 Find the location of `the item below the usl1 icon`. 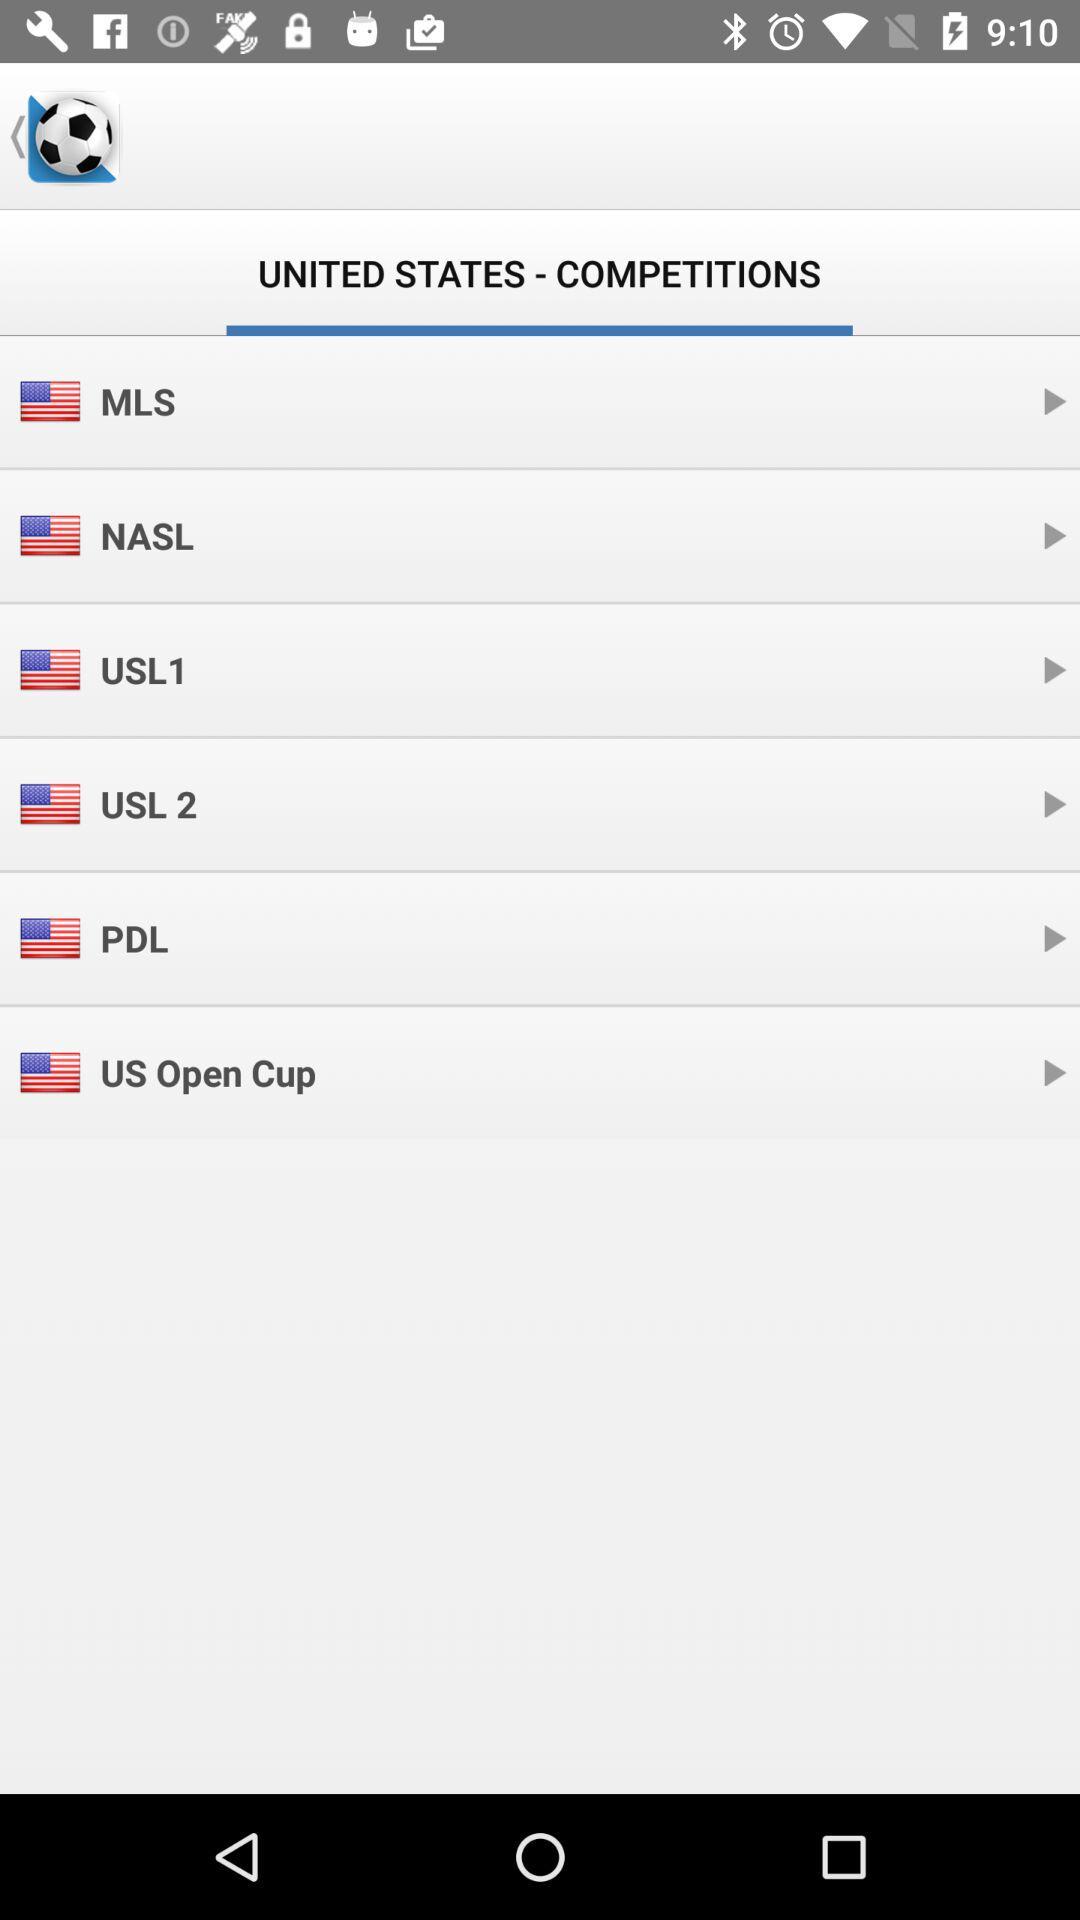

the item below the usl1 icon is located at coordinates (147, 804).